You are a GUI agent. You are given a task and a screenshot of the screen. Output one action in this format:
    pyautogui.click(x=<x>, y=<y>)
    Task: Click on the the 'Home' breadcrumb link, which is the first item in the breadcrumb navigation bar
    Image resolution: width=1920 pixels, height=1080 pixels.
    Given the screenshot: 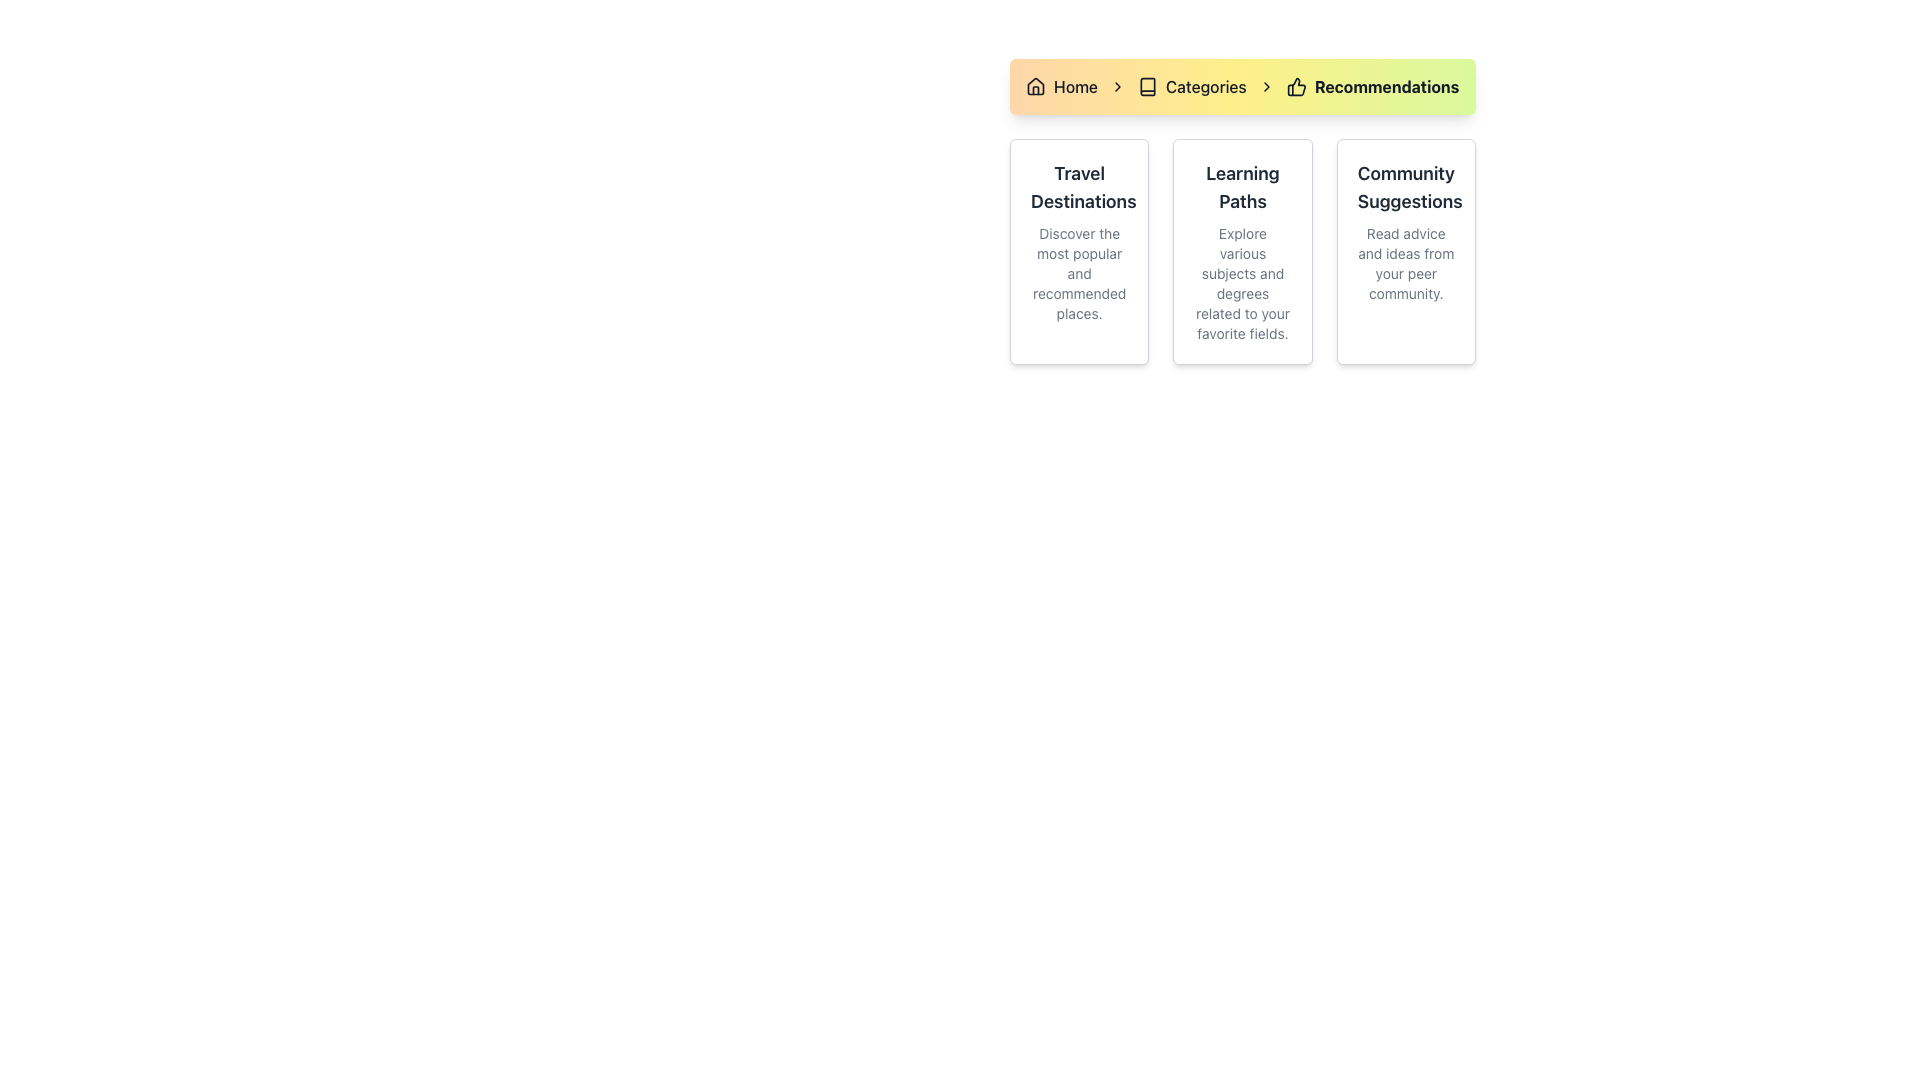 What is the action you would take?
    pyautogui.click(x=1060, y=86)
    